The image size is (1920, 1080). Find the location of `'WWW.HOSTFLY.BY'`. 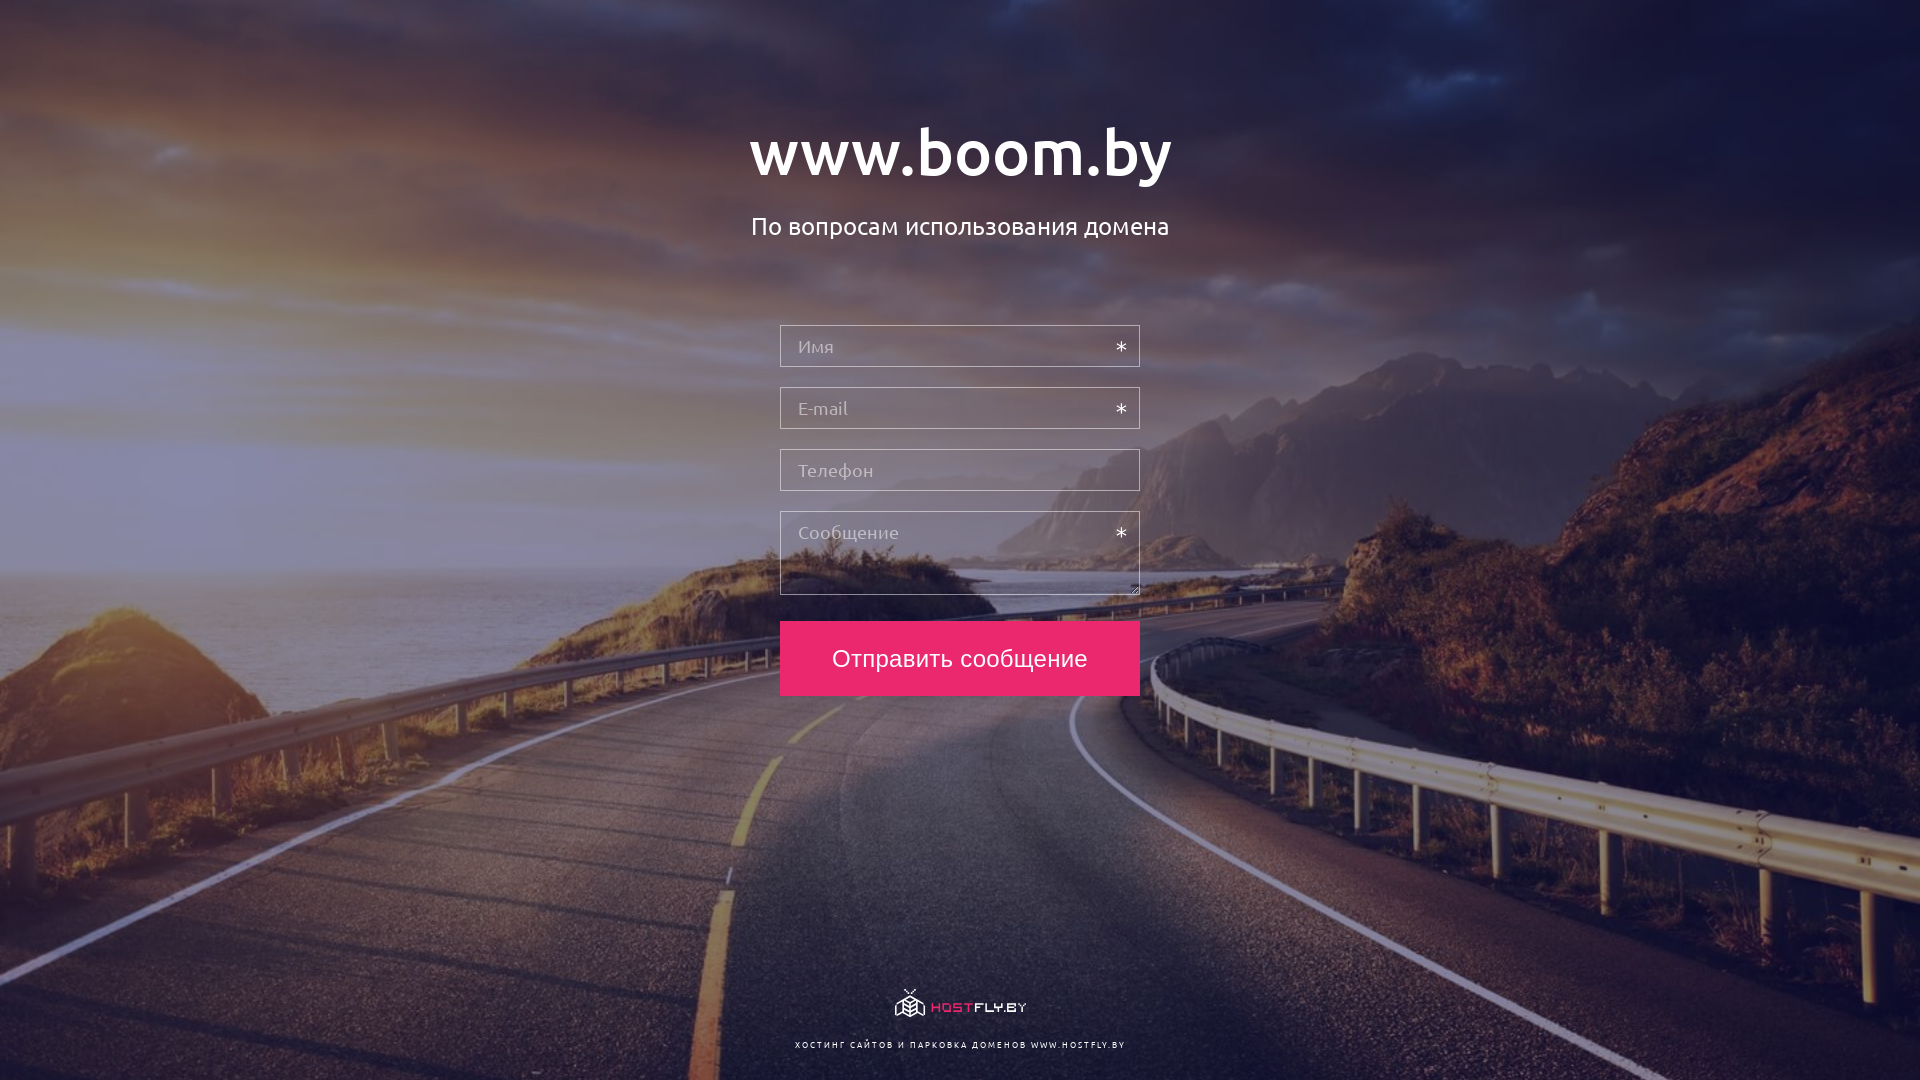

'WWW.HOSTFLY.BY' is located at coordinates (1076, 1043).